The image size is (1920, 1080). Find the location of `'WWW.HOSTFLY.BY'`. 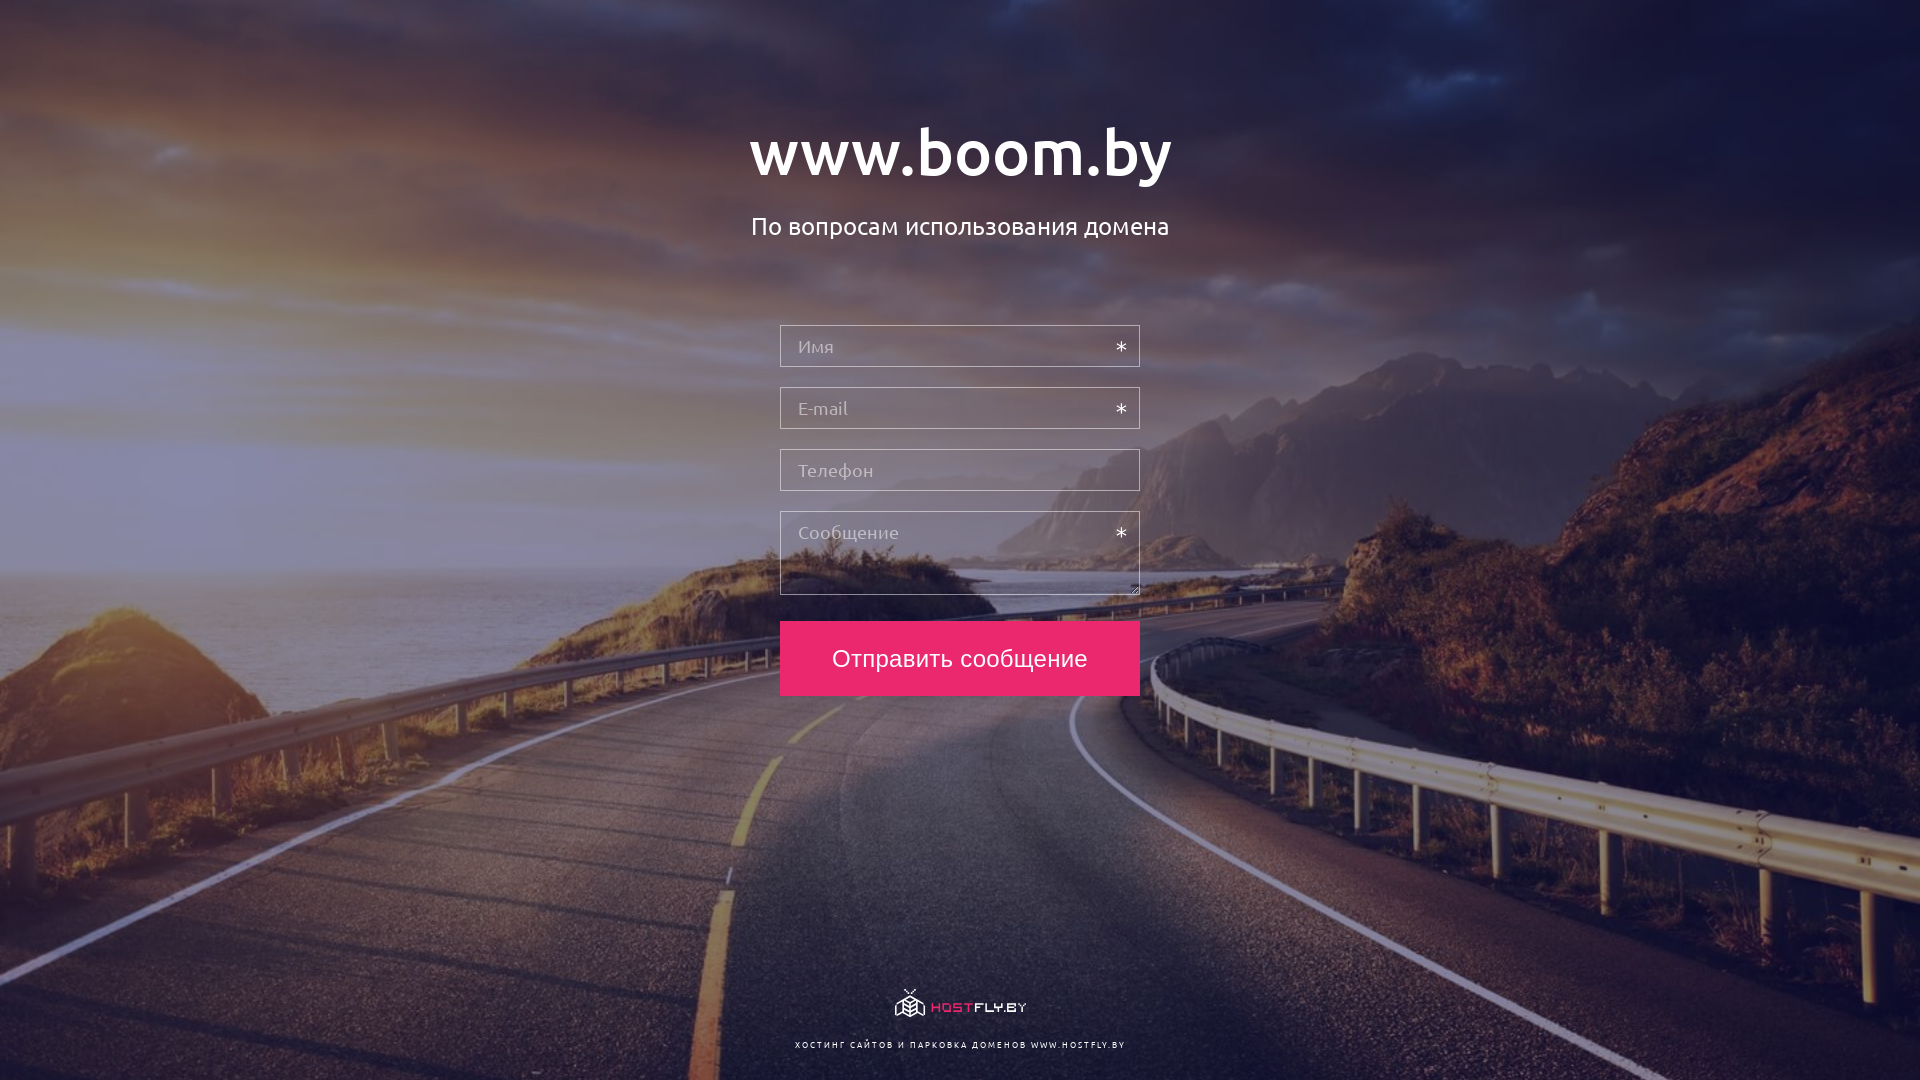

'WWW.HOSTFLY.BY' is located at coordinates (1076, 1043).